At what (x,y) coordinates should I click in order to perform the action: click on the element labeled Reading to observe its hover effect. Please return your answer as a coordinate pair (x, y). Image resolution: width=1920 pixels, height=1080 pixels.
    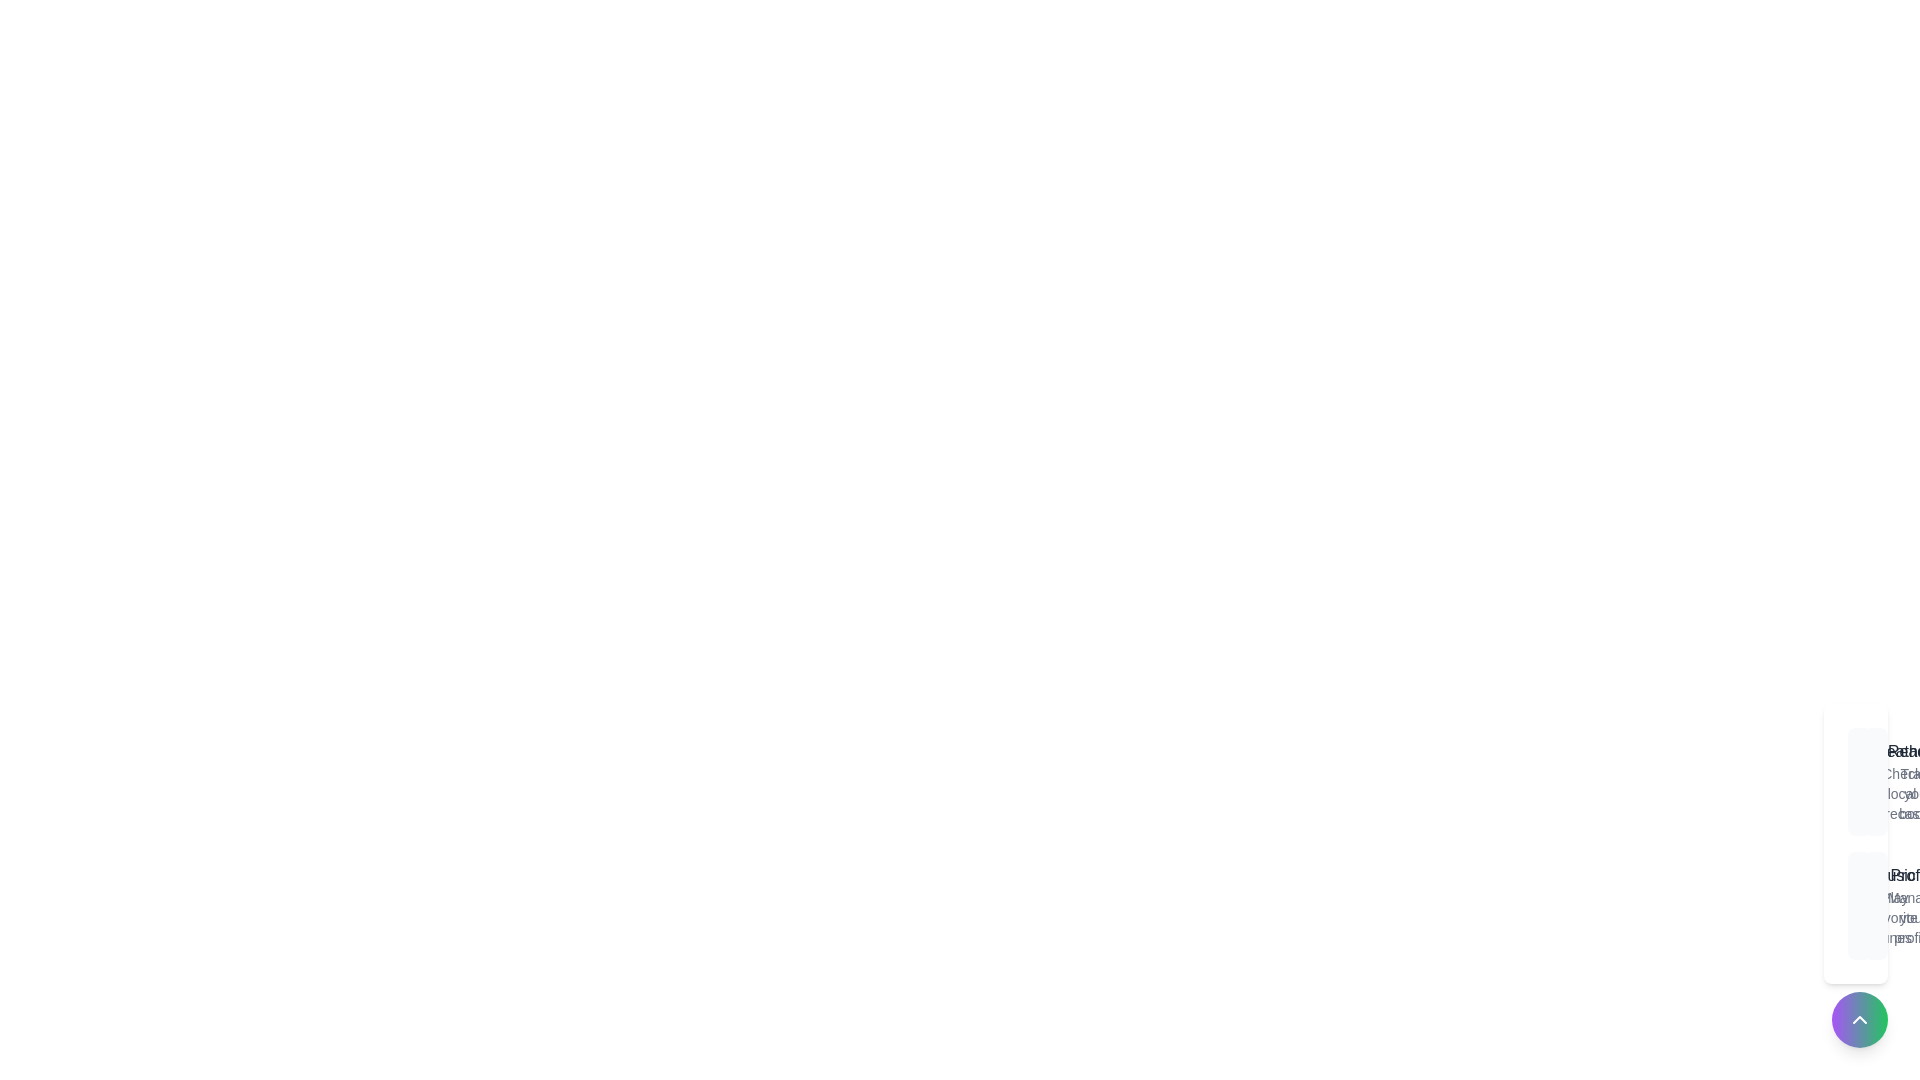
    Looking at the image, I should click on (1875, 781).